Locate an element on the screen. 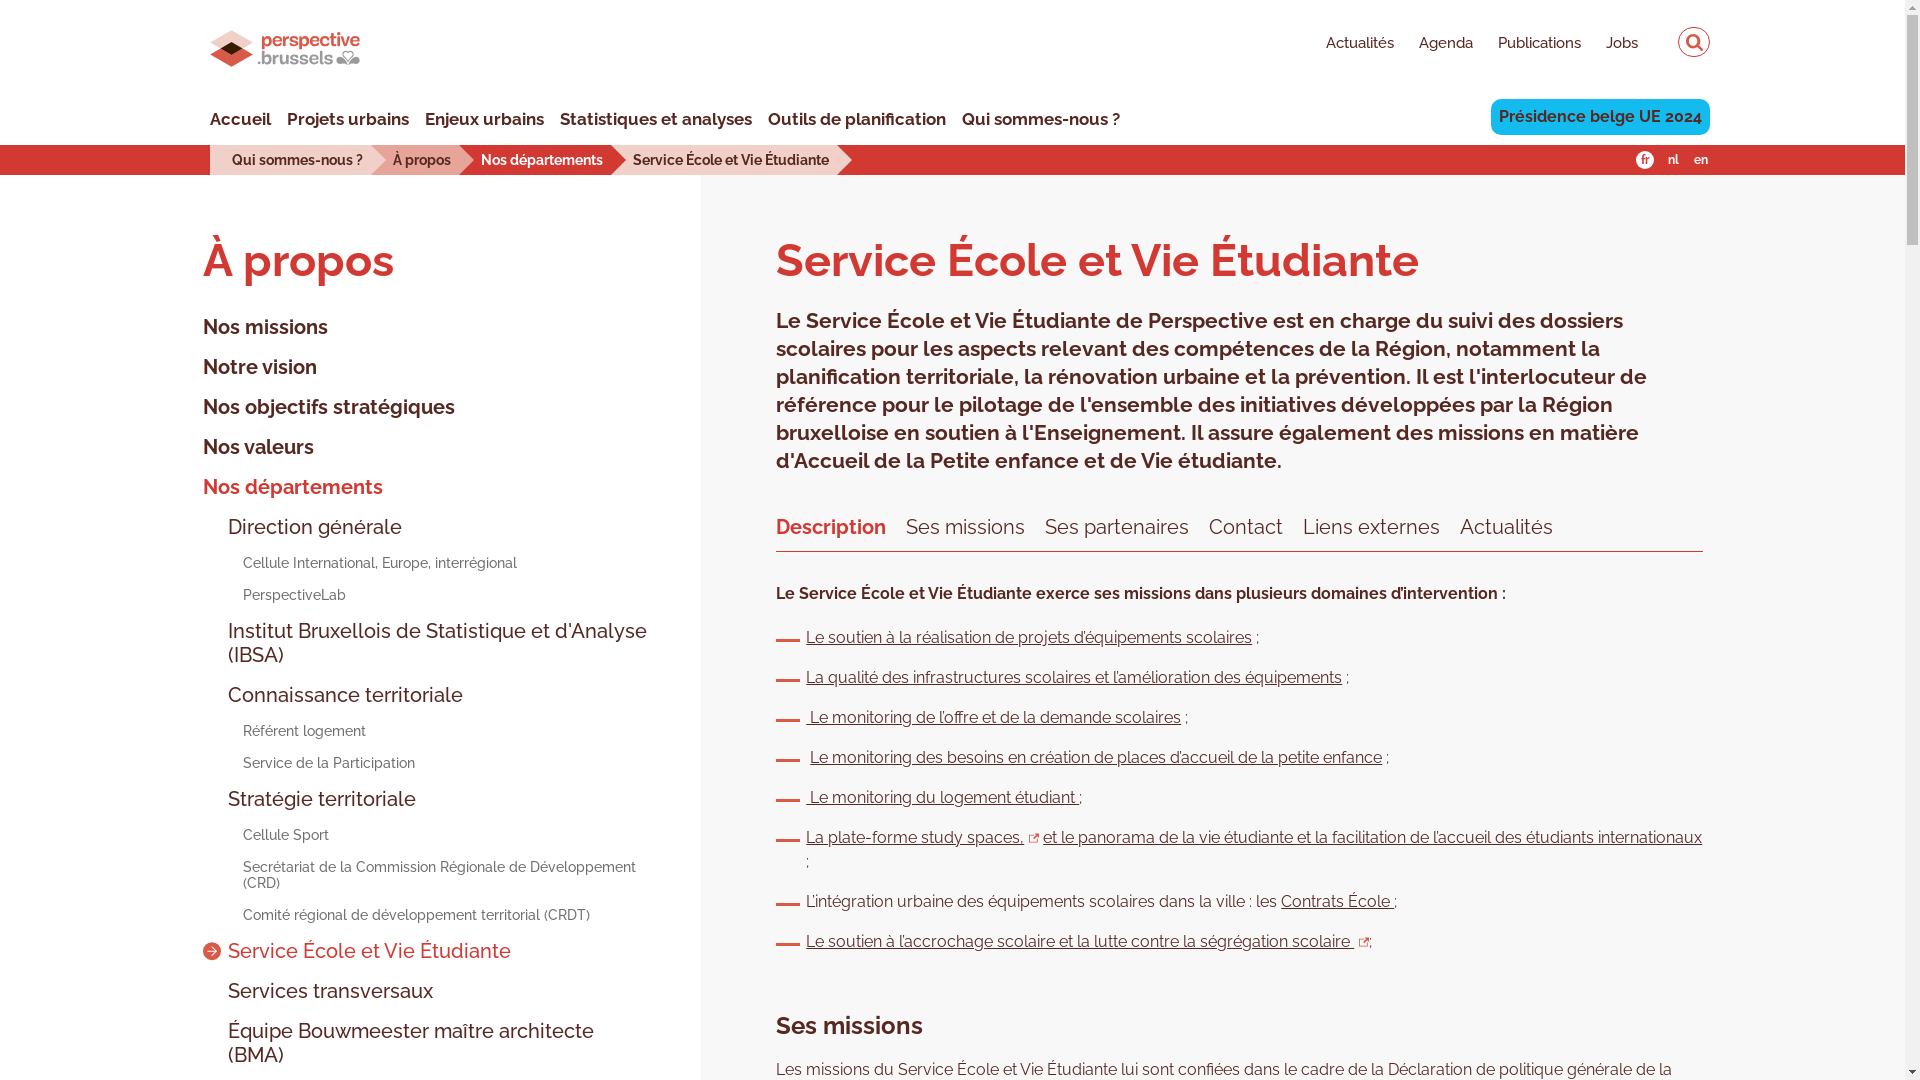  'Jobs' is located at coordinates (1579, 45).